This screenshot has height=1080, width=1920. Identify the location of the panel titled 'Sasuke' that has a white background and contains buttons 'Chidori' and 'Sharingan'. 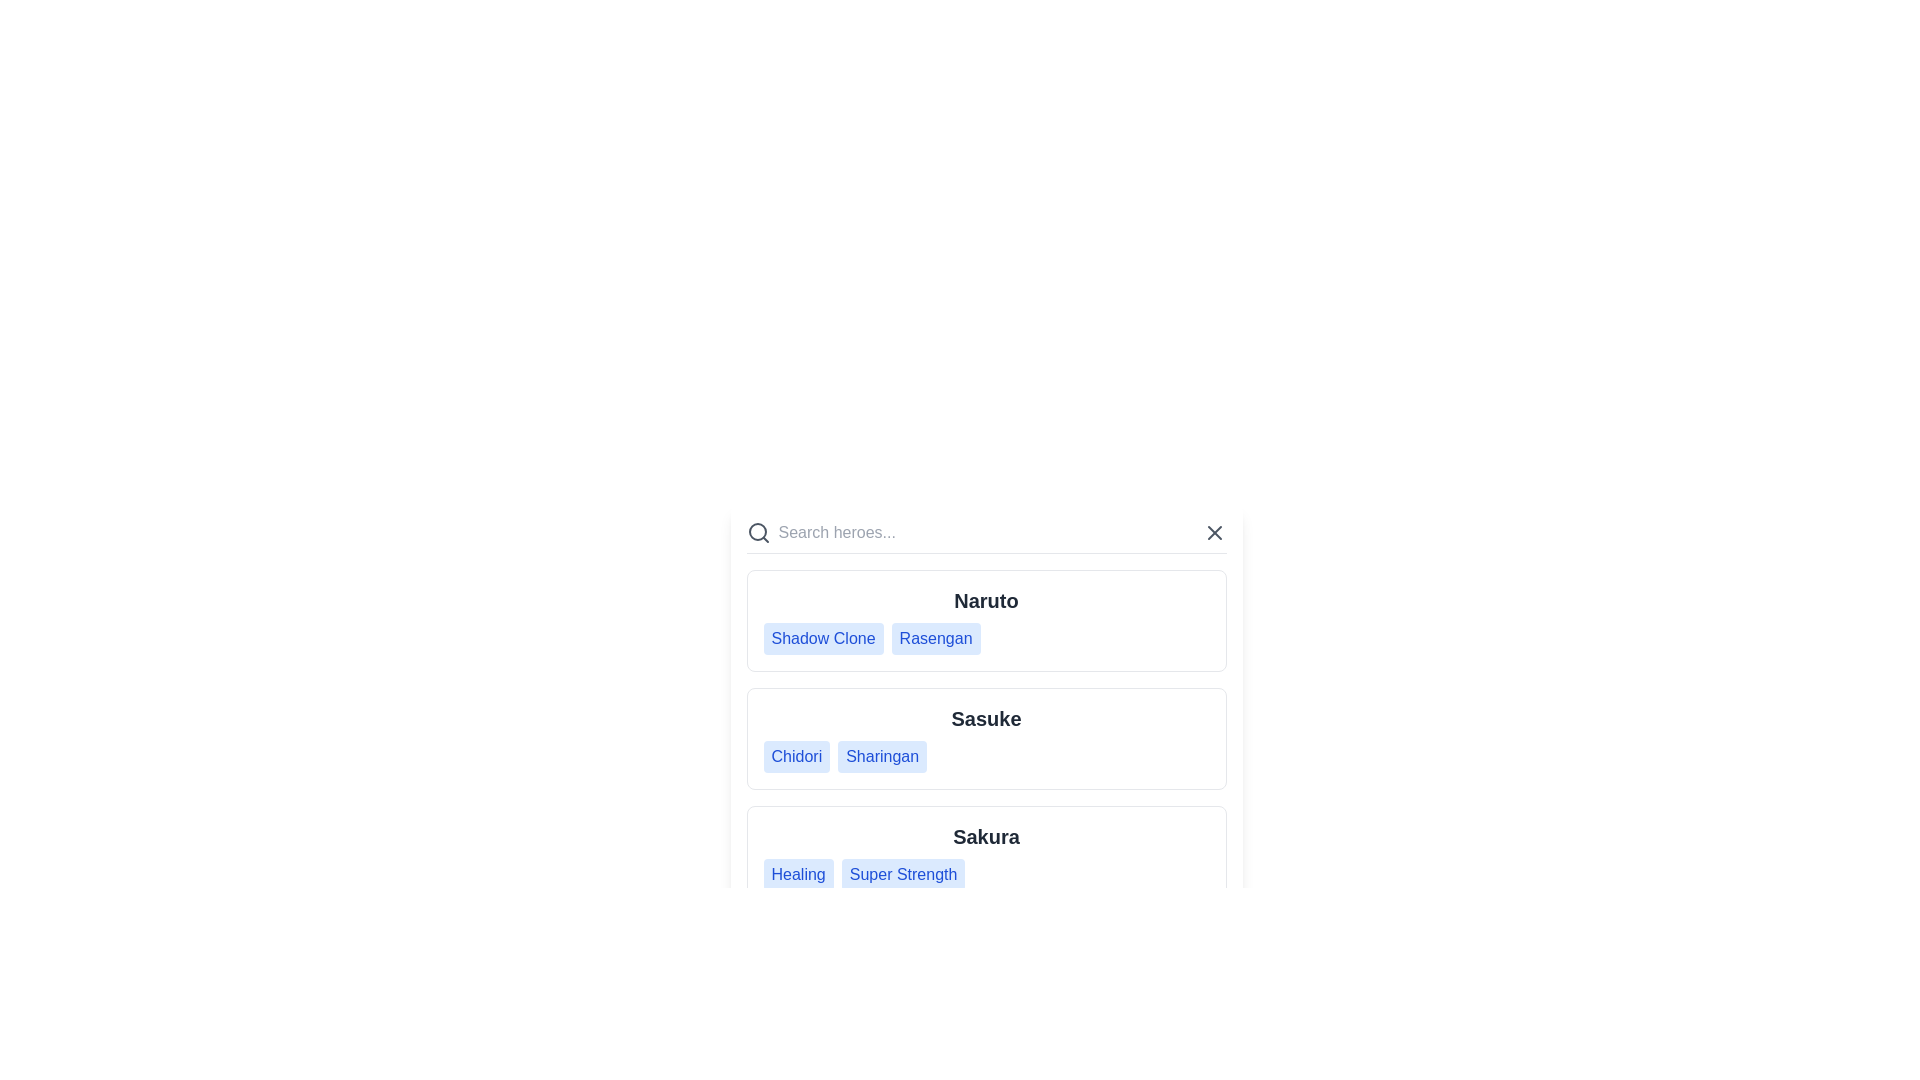
(986, 739).